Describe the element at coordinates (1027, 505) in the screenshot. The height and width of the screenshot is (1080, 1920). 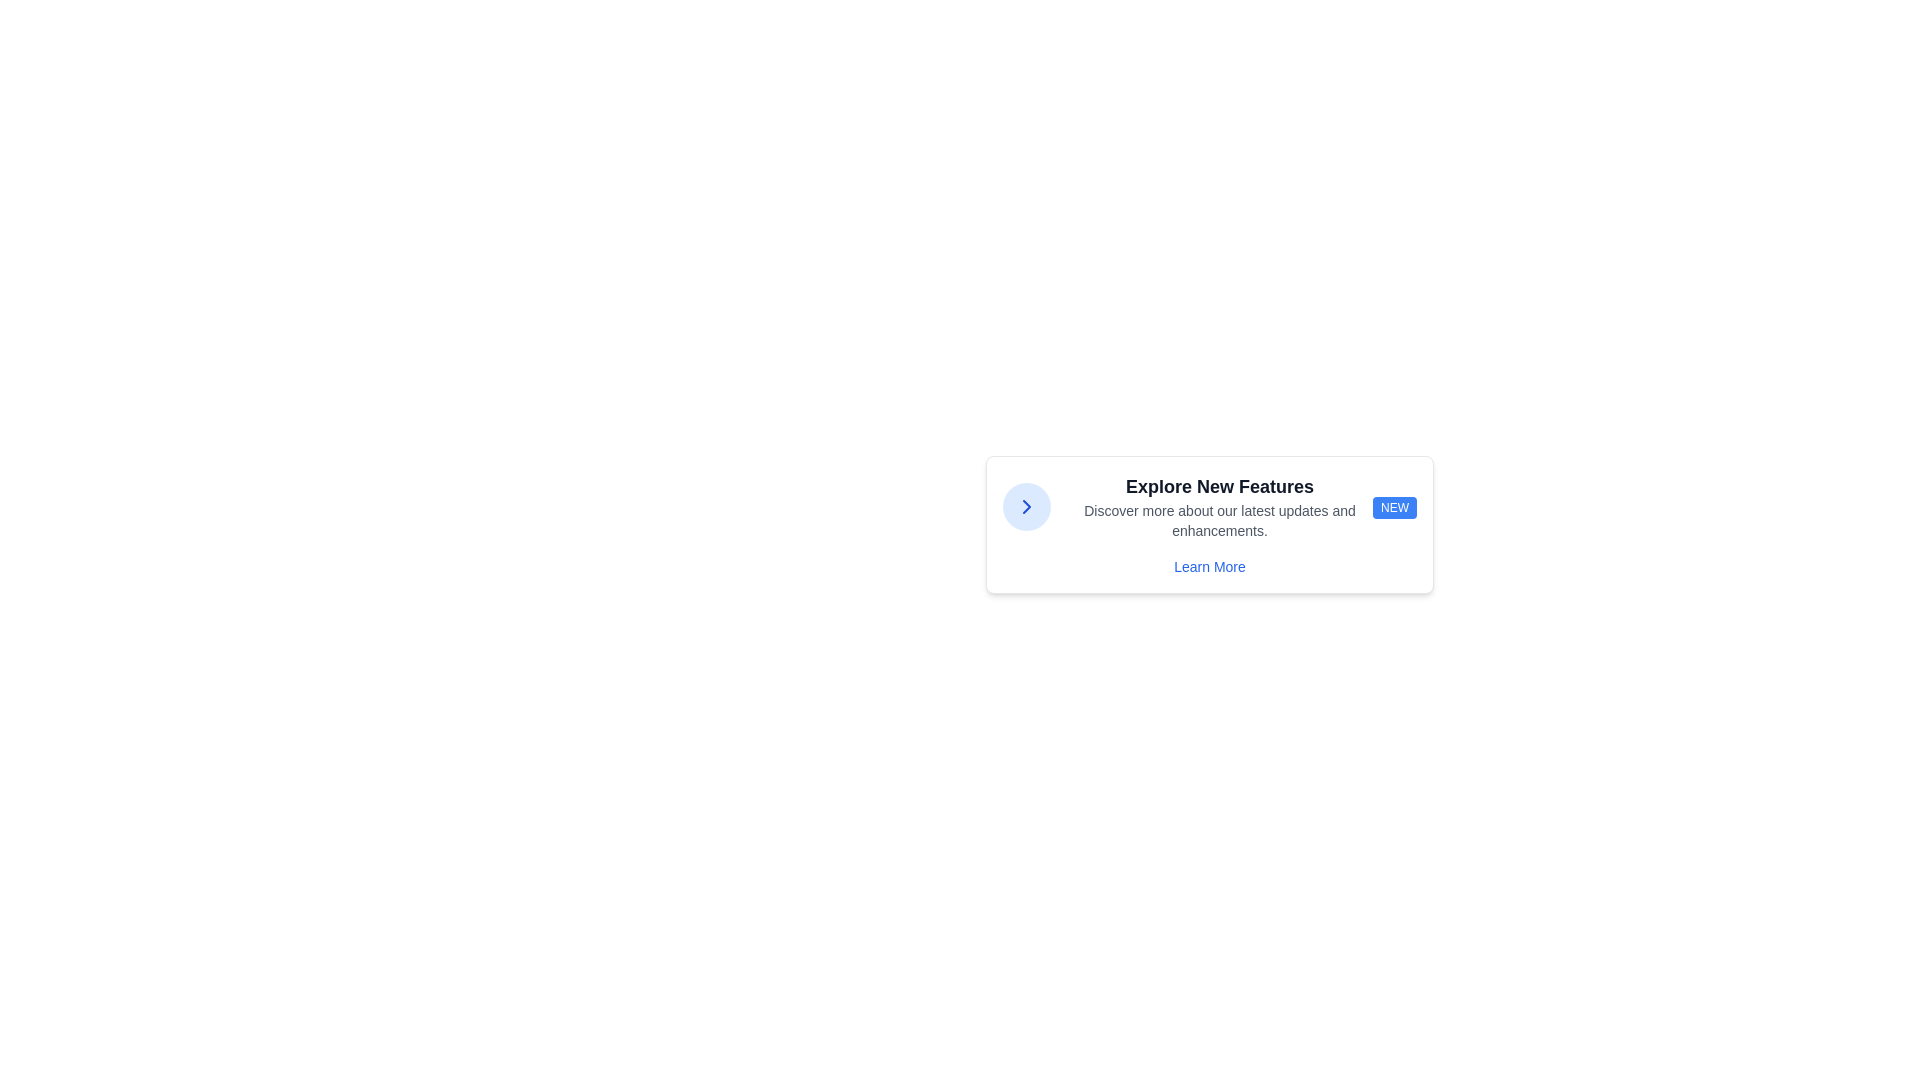
I see `the chevron arrow icon located within the circular blue button on the left side of the 'Explore New Features' notification card` at that location.